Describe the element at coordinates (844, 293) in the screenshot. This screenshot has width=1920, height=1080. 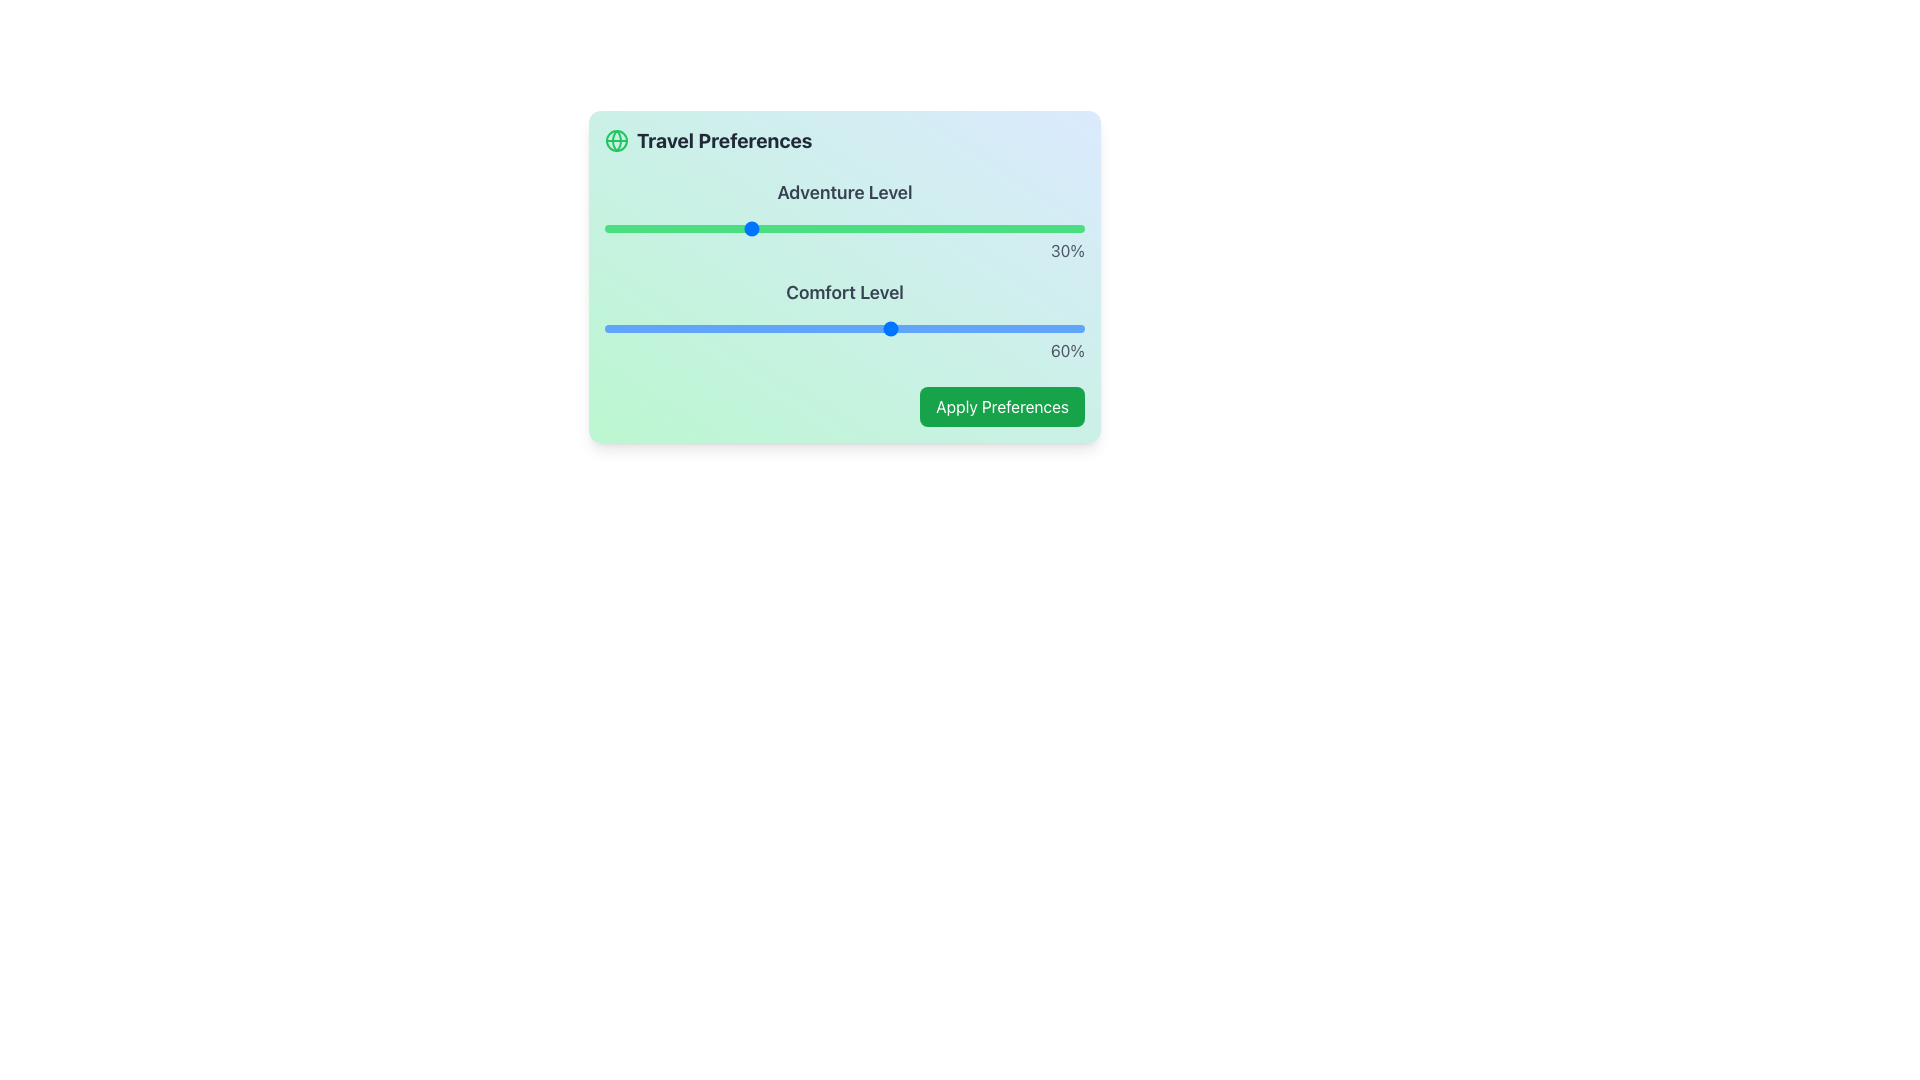
I see `the 'Comfort Level' static text label, which is bold, gray, and located above a slider and percentage value in the 'Comfort Level60%' group` at that location.